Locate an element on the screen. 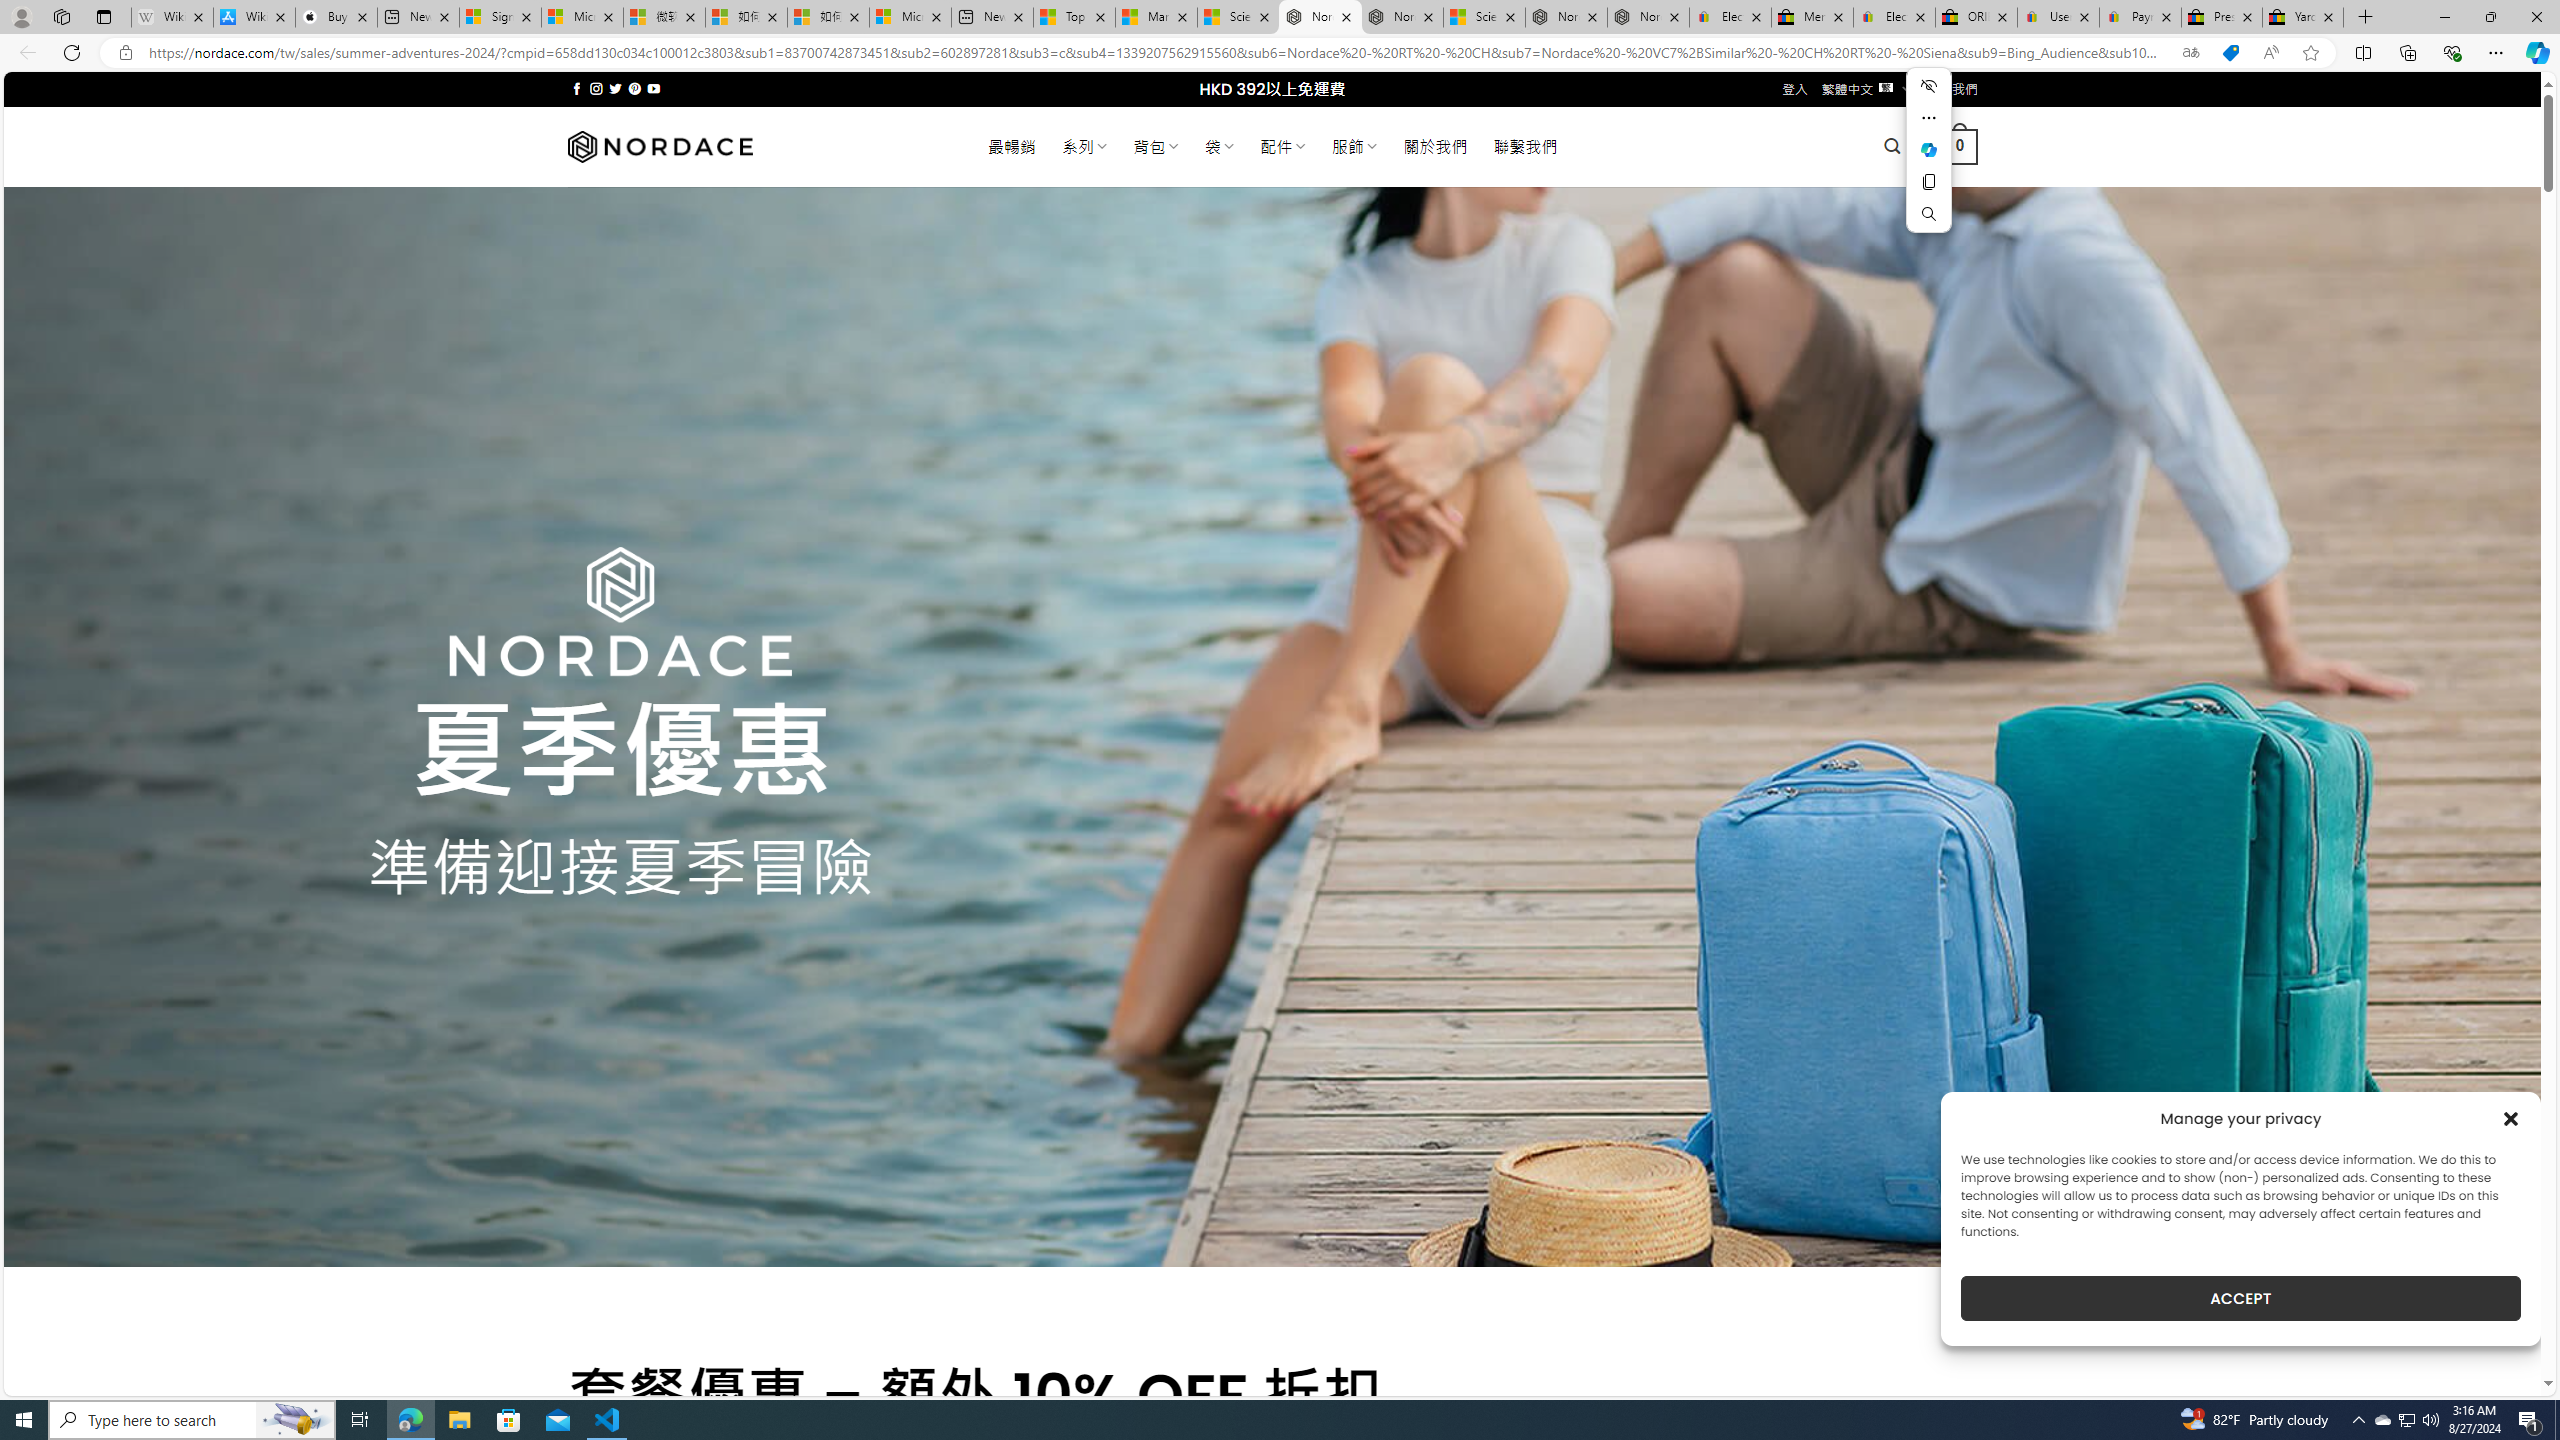 The width and height of the screenshot is (2560, 1440). 'ACCEPT' is located at coordinates (2241, 1298).